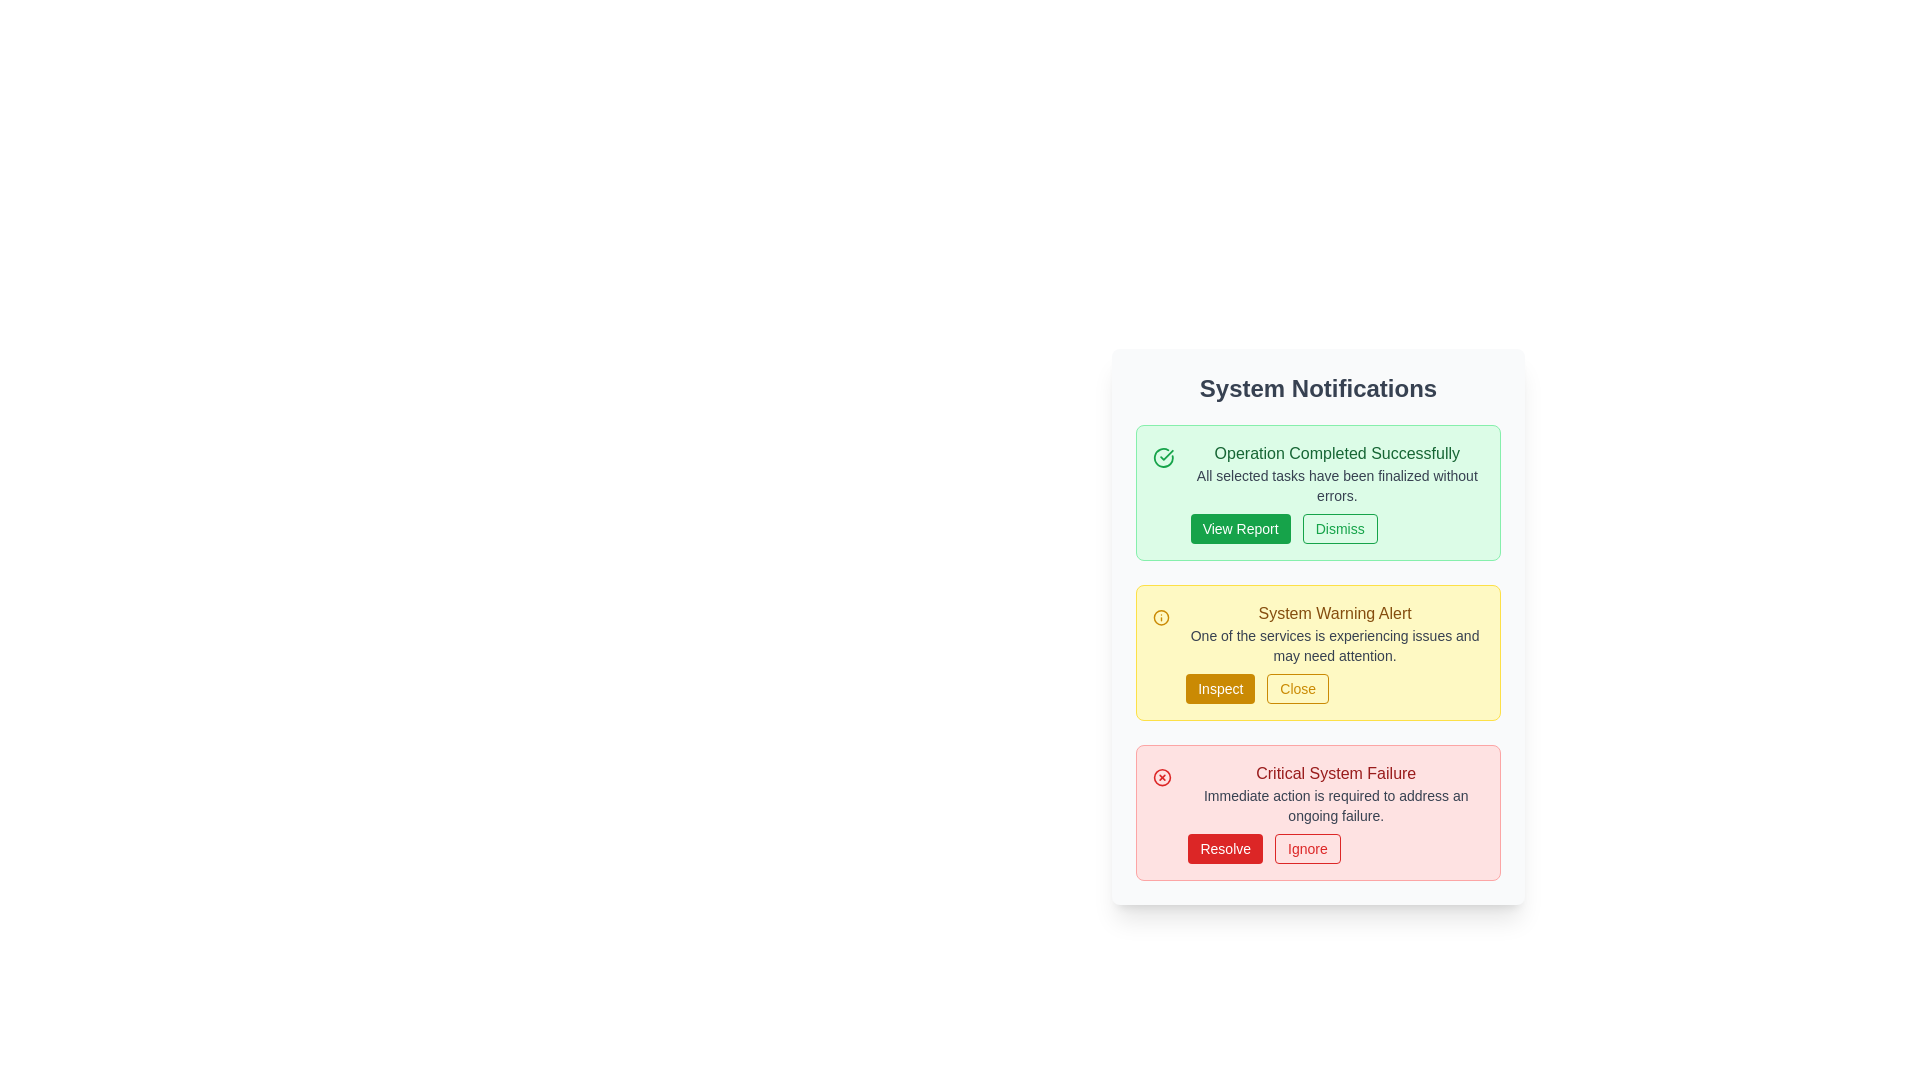 Image resolution: width=1920 pixels, height=1080 pixels. I want to click on the 'Dismiss' button, which is a rectangular button with green text on a white background, located in the 'System Notifications' panel, so click(1340, 527).